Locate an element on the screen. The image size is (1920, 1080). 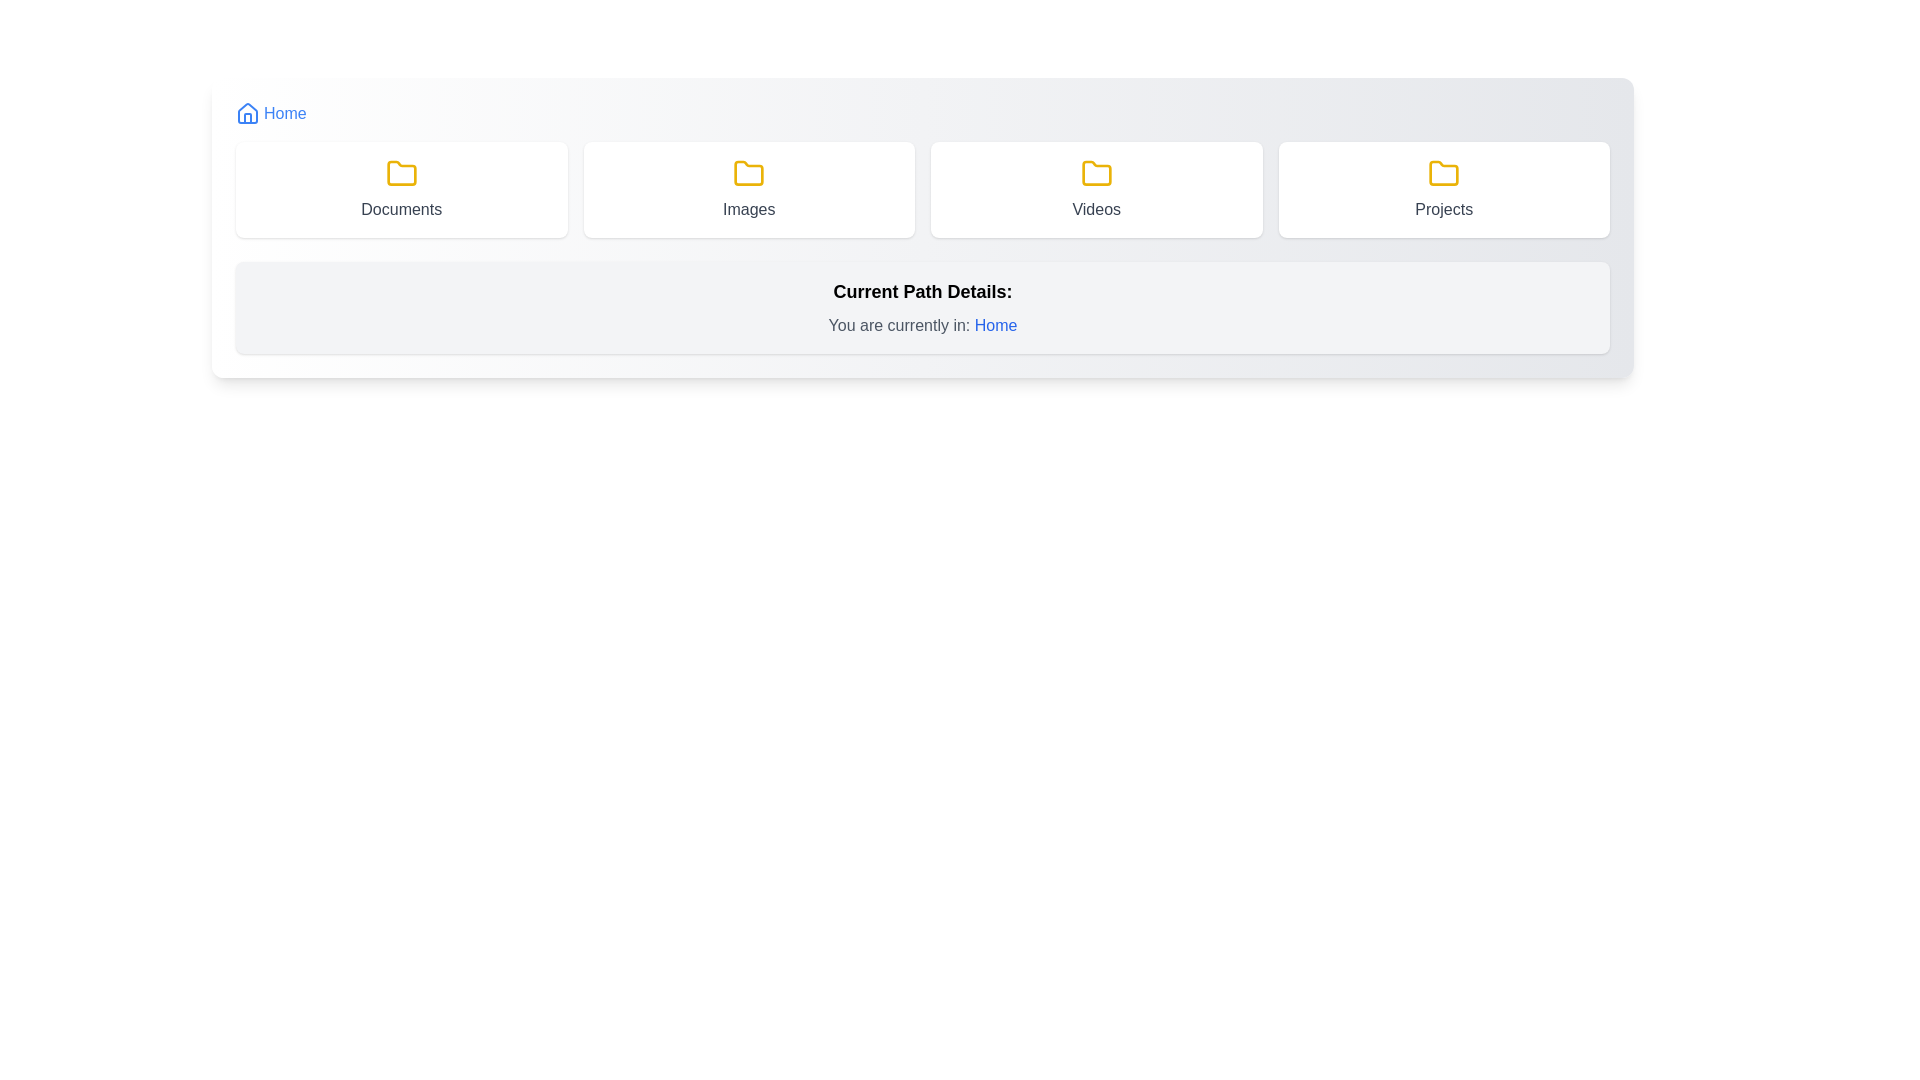
the 'Home' text label in the header navigation bar is located at coordinates (284, 114).